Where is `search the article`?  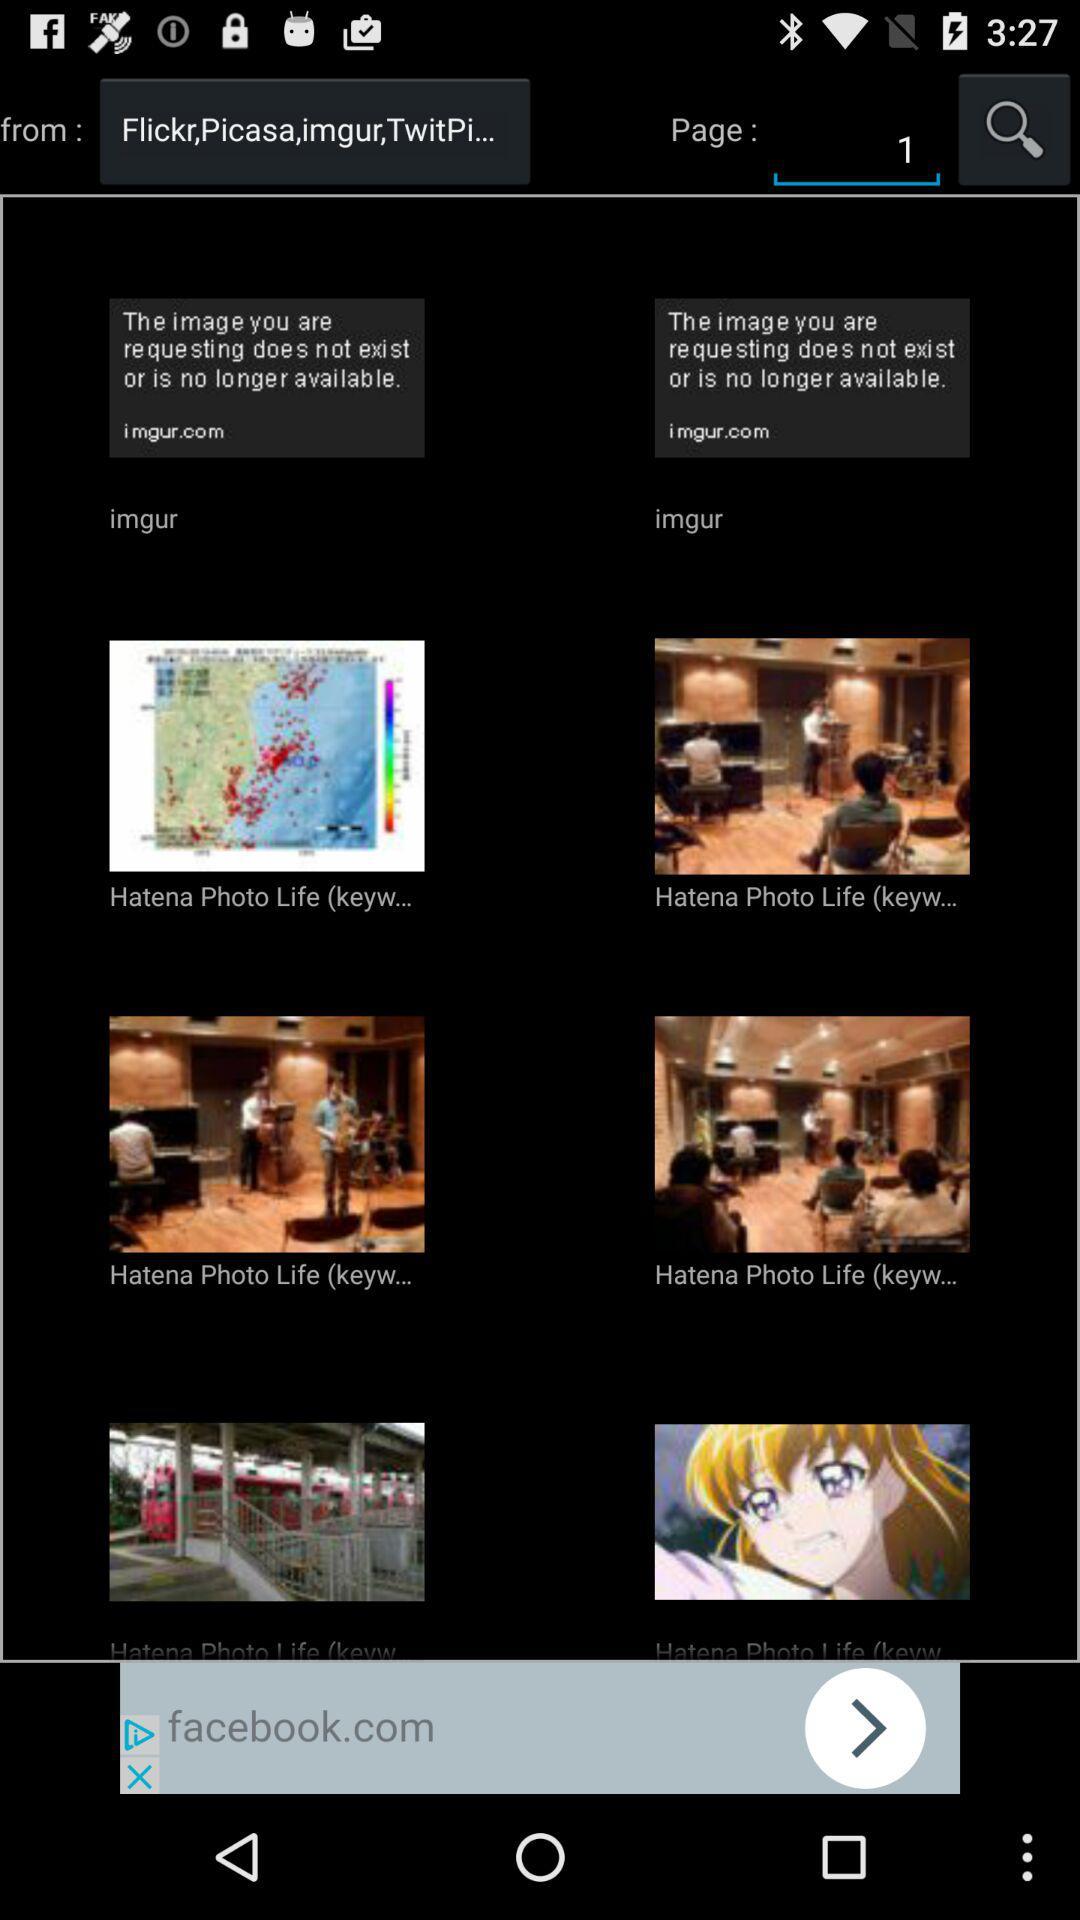
search the article is located at coordinates (1014, 127).